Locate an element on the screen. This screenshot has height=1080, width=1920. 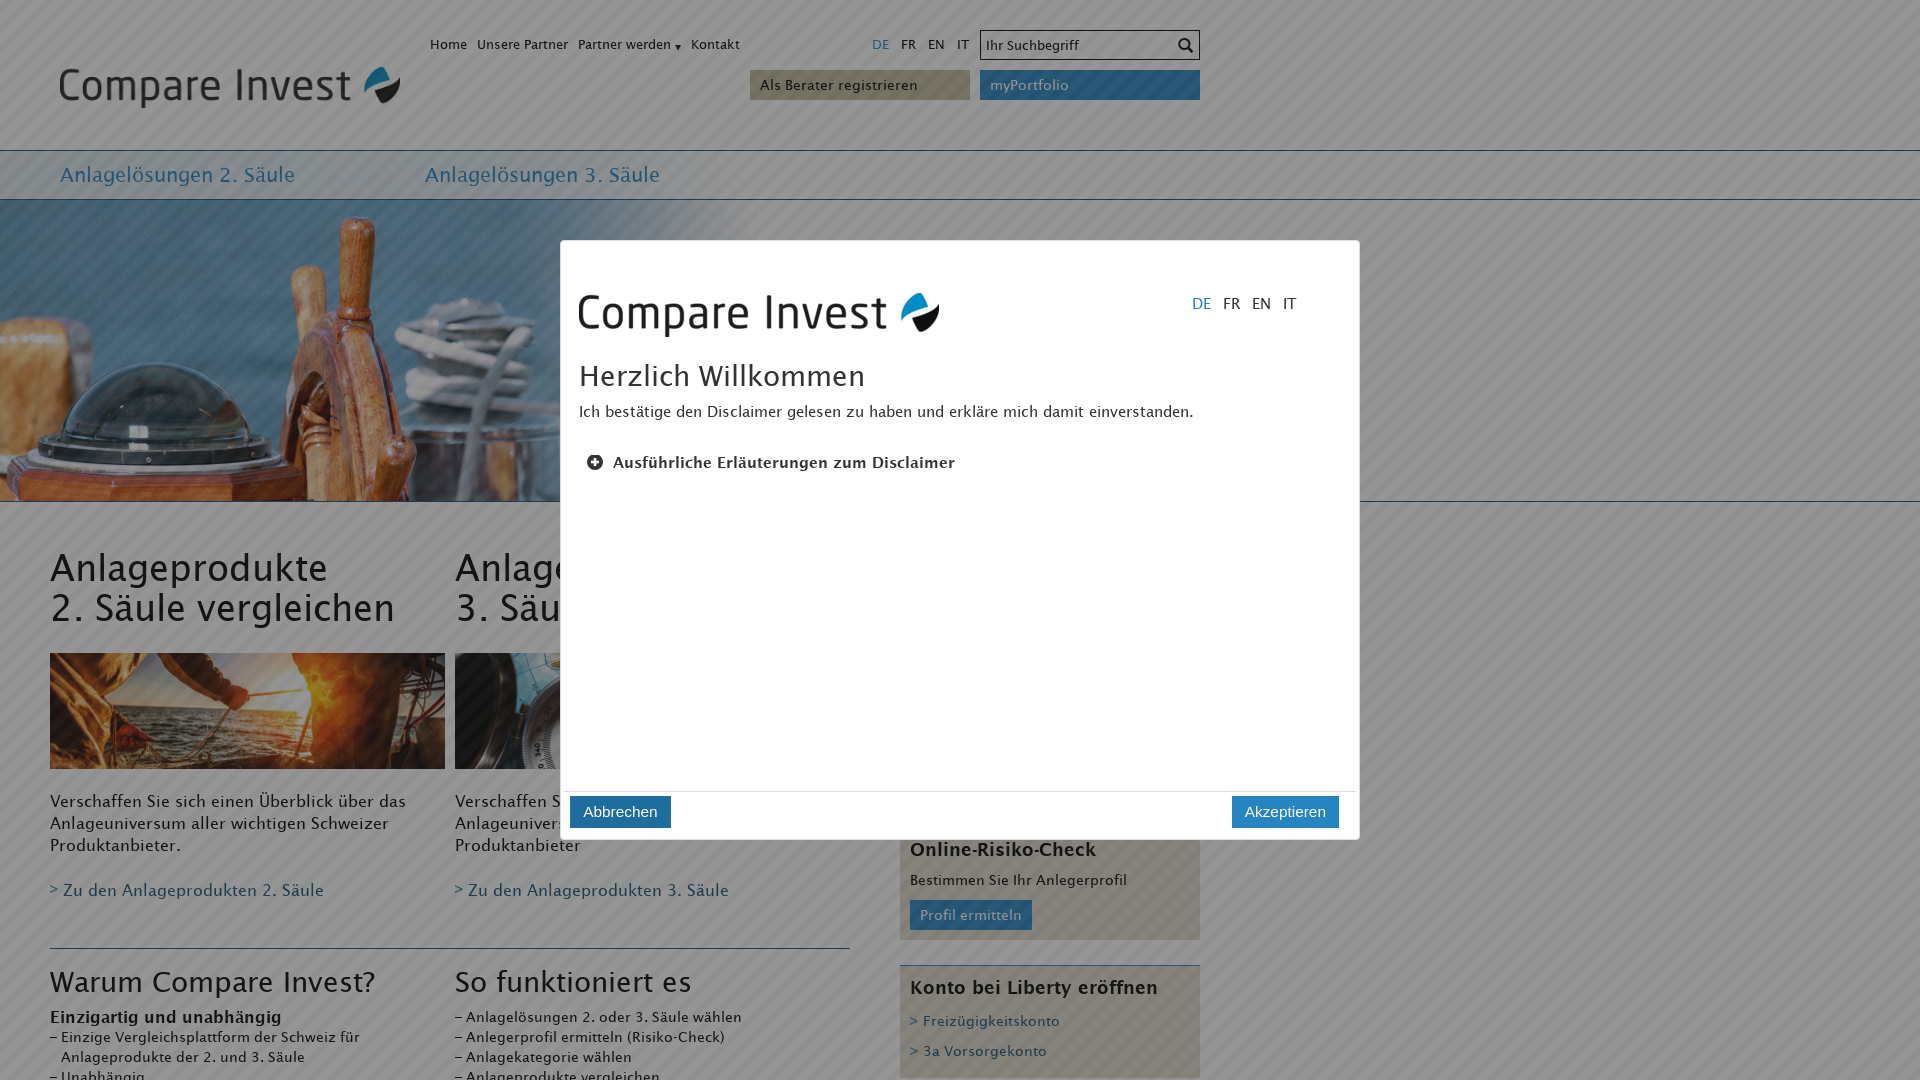
'Profil ermitteln' is located at coordinates (970, 914).